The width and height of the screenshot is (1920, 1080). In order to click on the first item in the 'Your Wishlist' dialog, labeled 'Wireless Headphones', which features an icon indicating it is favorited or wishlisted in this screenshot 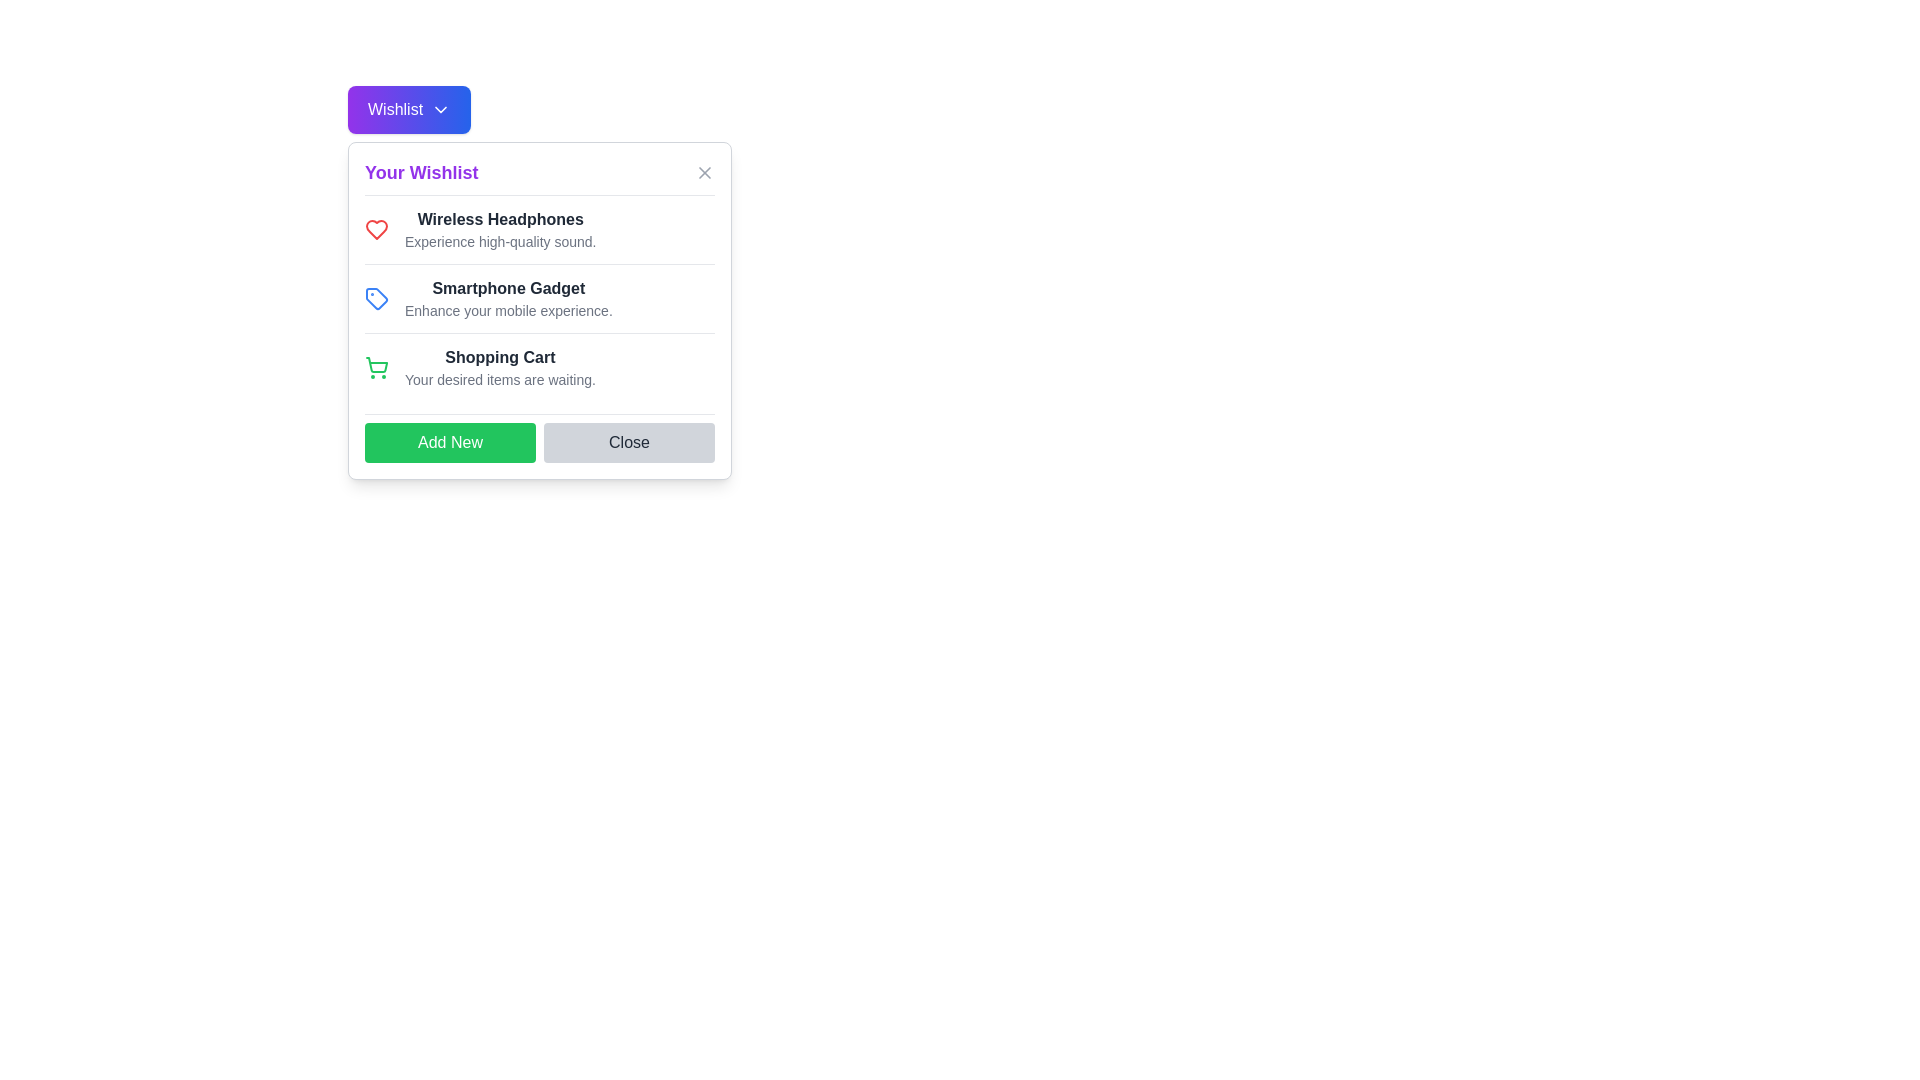, I will do `click(539, 229)`.